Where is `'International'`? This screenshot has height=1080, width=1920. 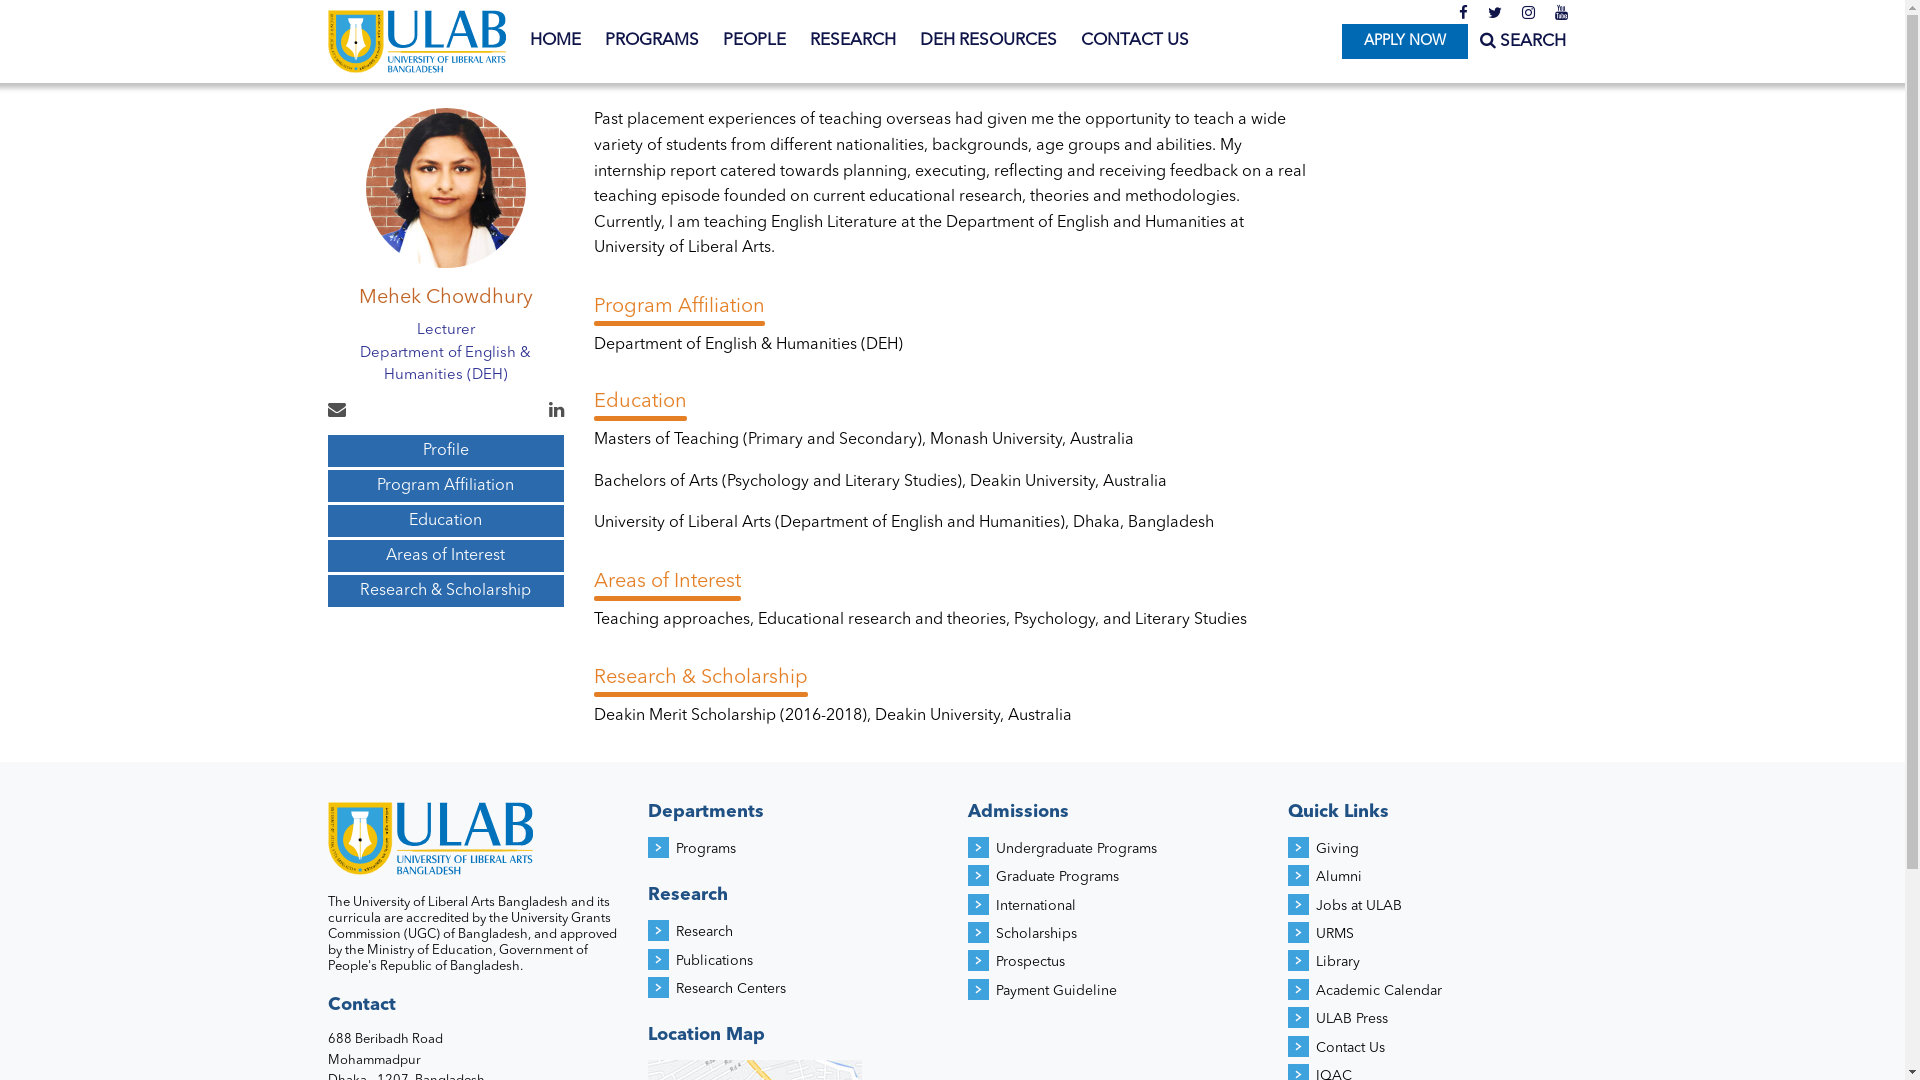 'International' is located at coordinates (1036, 906).